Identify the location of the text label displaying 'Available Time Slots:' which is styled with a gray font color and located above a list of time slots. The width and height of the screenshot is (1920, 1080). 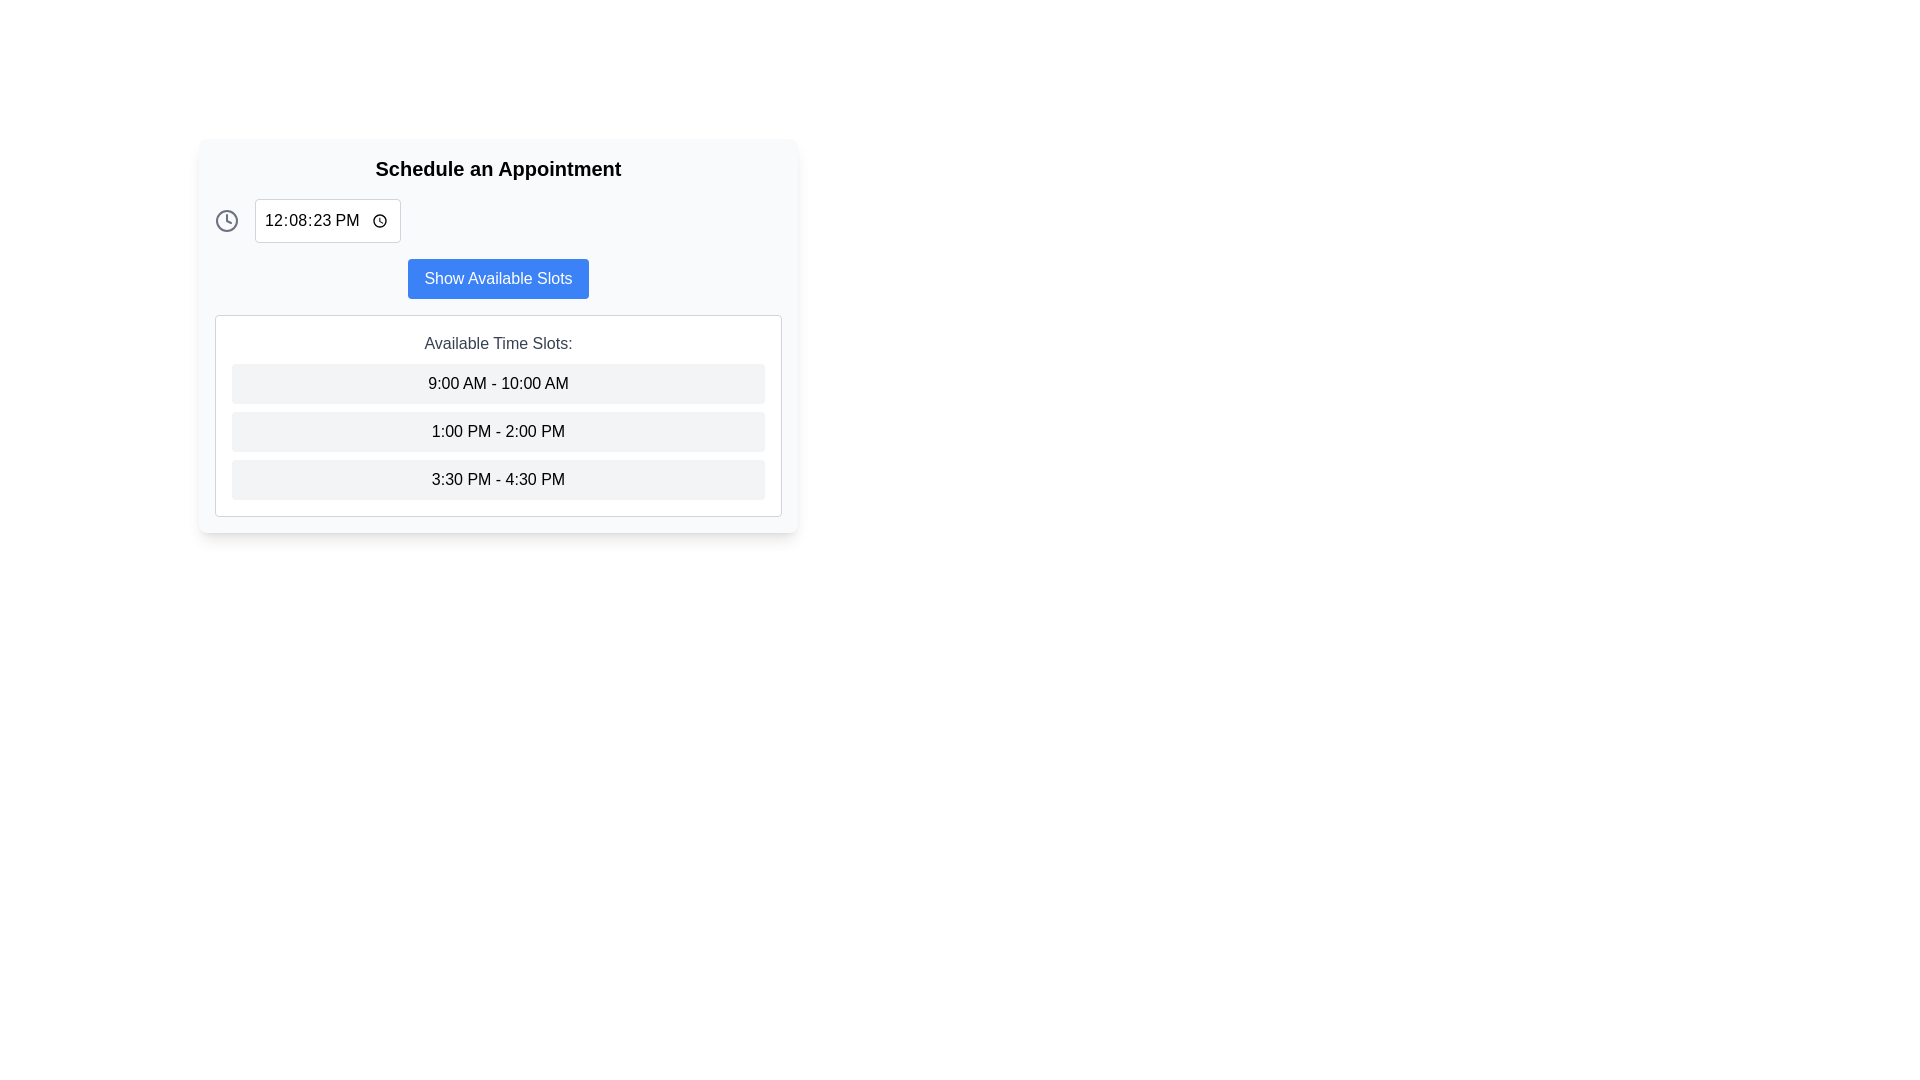
(498, 342).